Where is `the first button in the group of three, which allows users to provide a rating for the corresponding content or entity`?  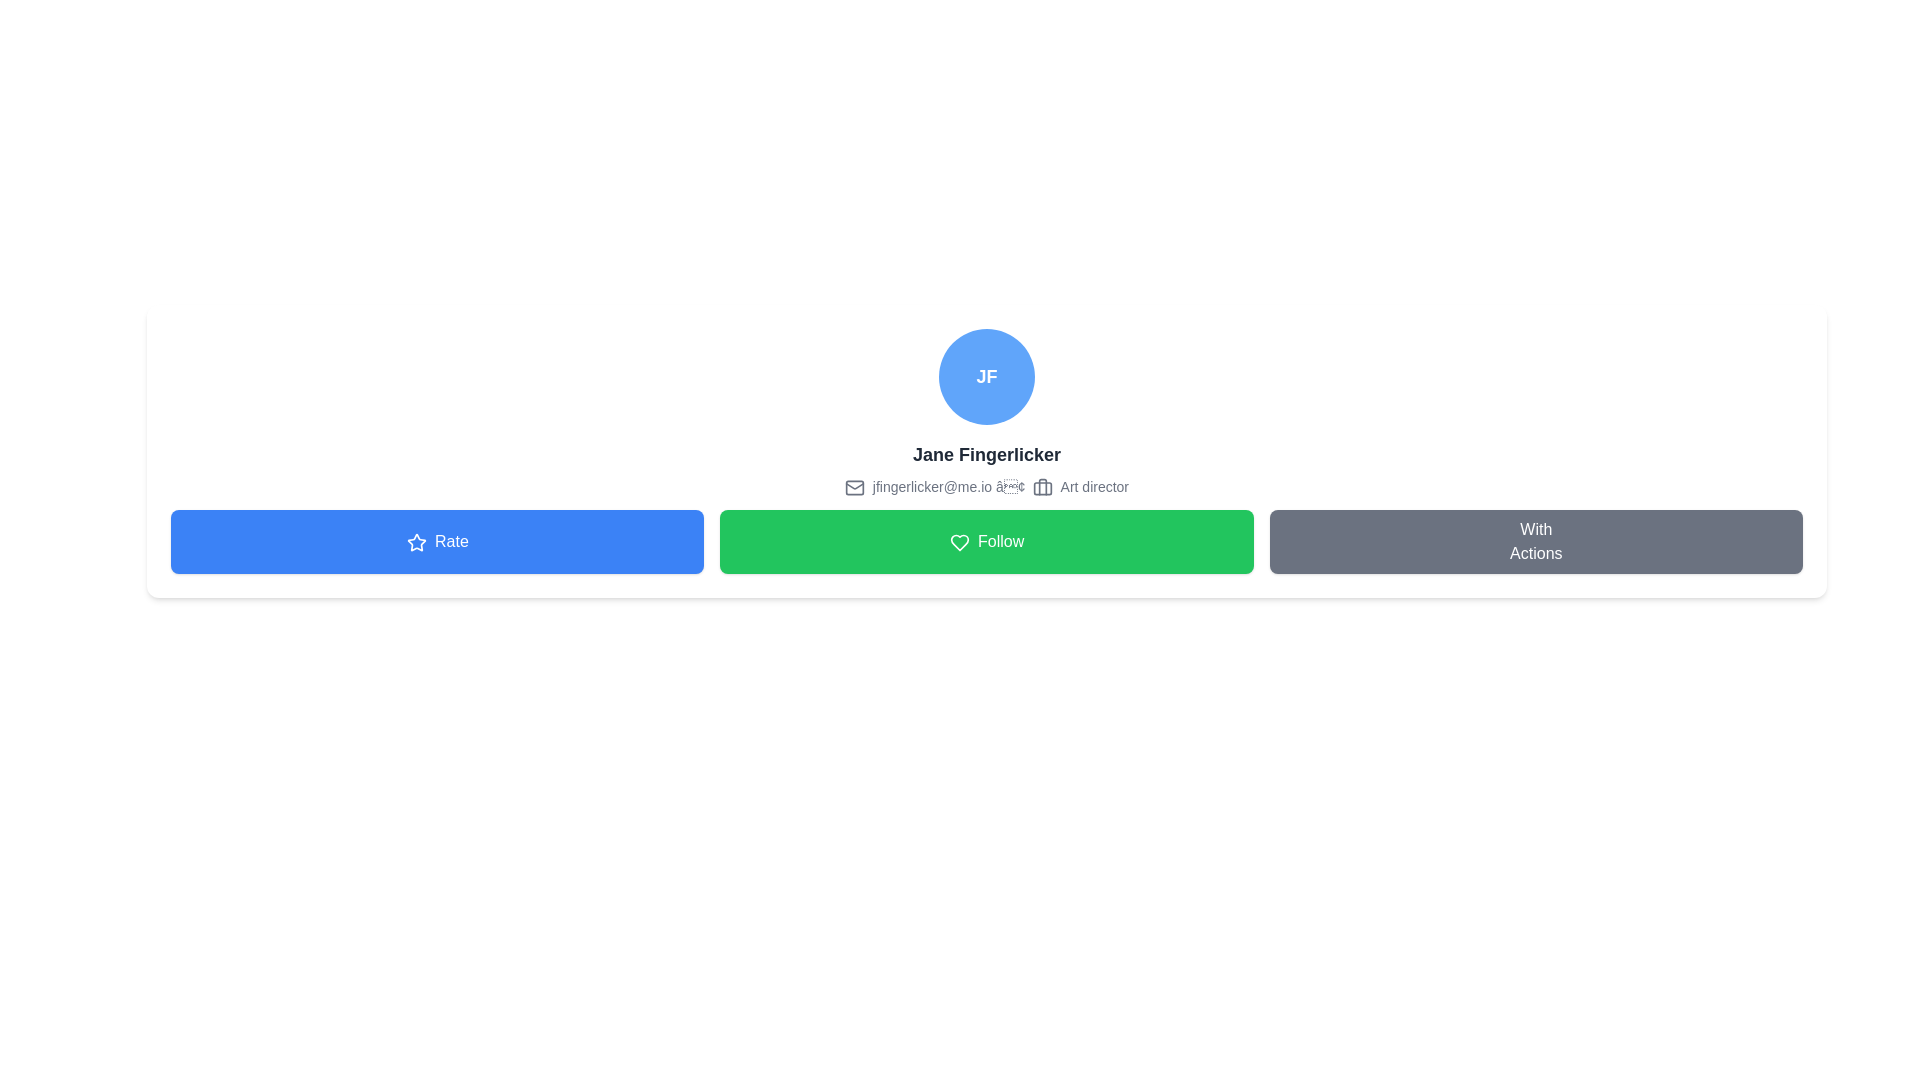
the first button in the group of three, which allows users to provide a rating for the corresponding content or entity is located at coordinates (436, 542).